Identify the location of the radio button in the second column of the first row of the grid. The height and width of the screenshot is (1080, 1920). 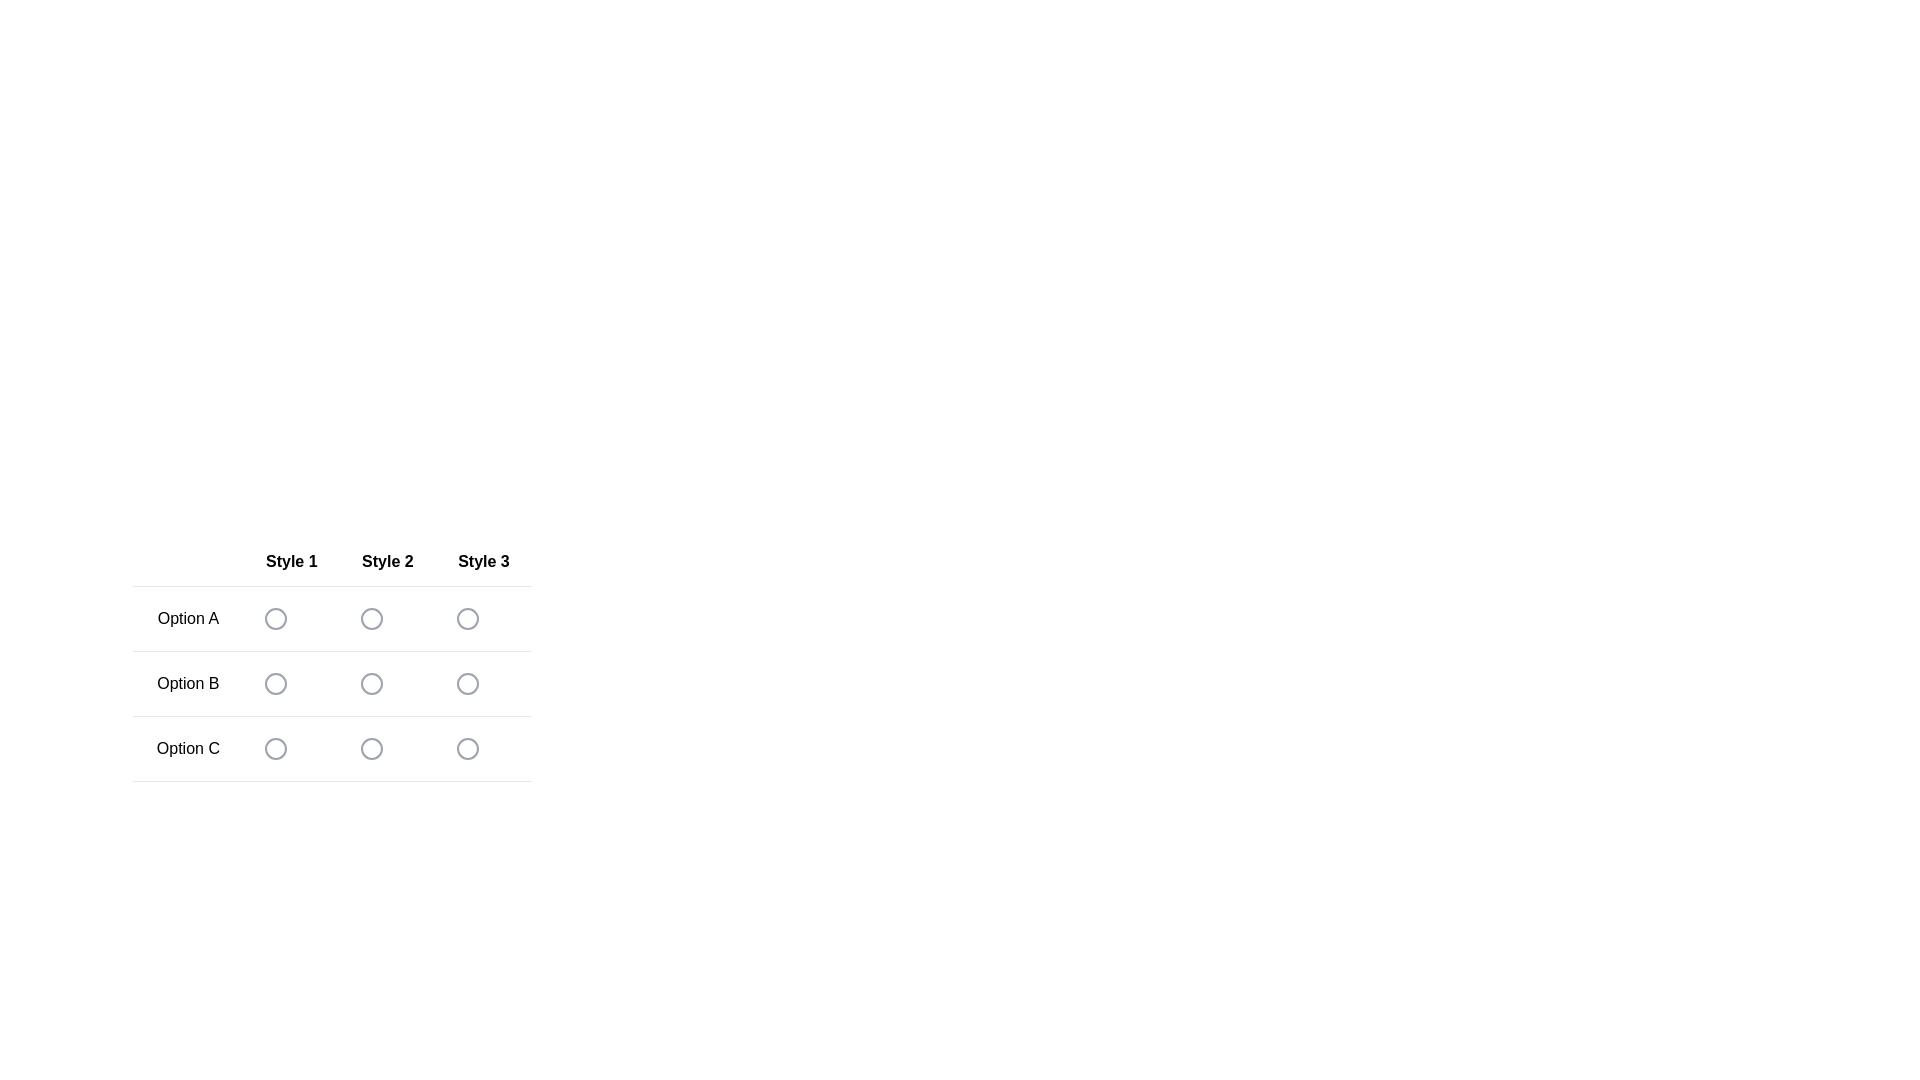
(371, 617).